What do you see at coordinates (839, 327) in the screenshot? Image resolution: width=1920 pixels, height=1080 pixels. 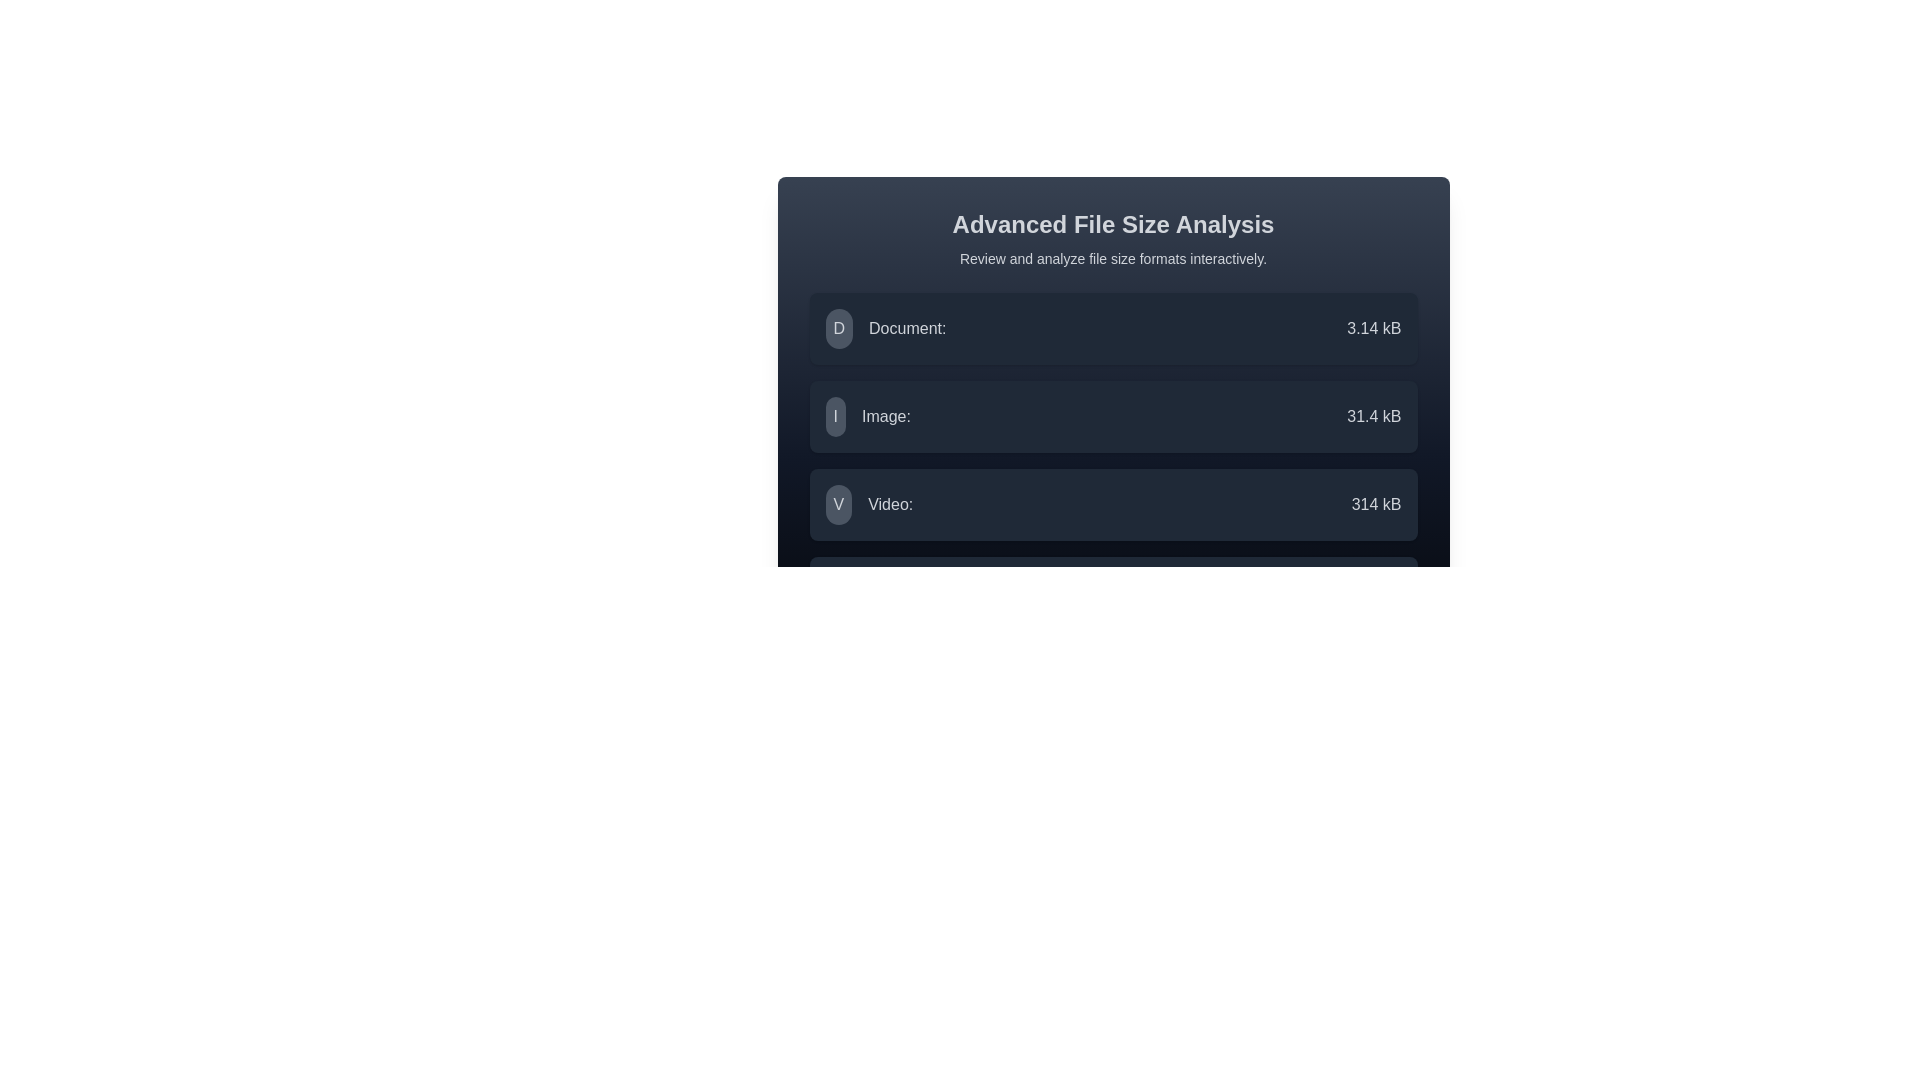 I see `the circular gray badge with a white uppercase letter 'D' that is the first badge to the left of the text label 'Document:'` at bounding box center [839, 327].